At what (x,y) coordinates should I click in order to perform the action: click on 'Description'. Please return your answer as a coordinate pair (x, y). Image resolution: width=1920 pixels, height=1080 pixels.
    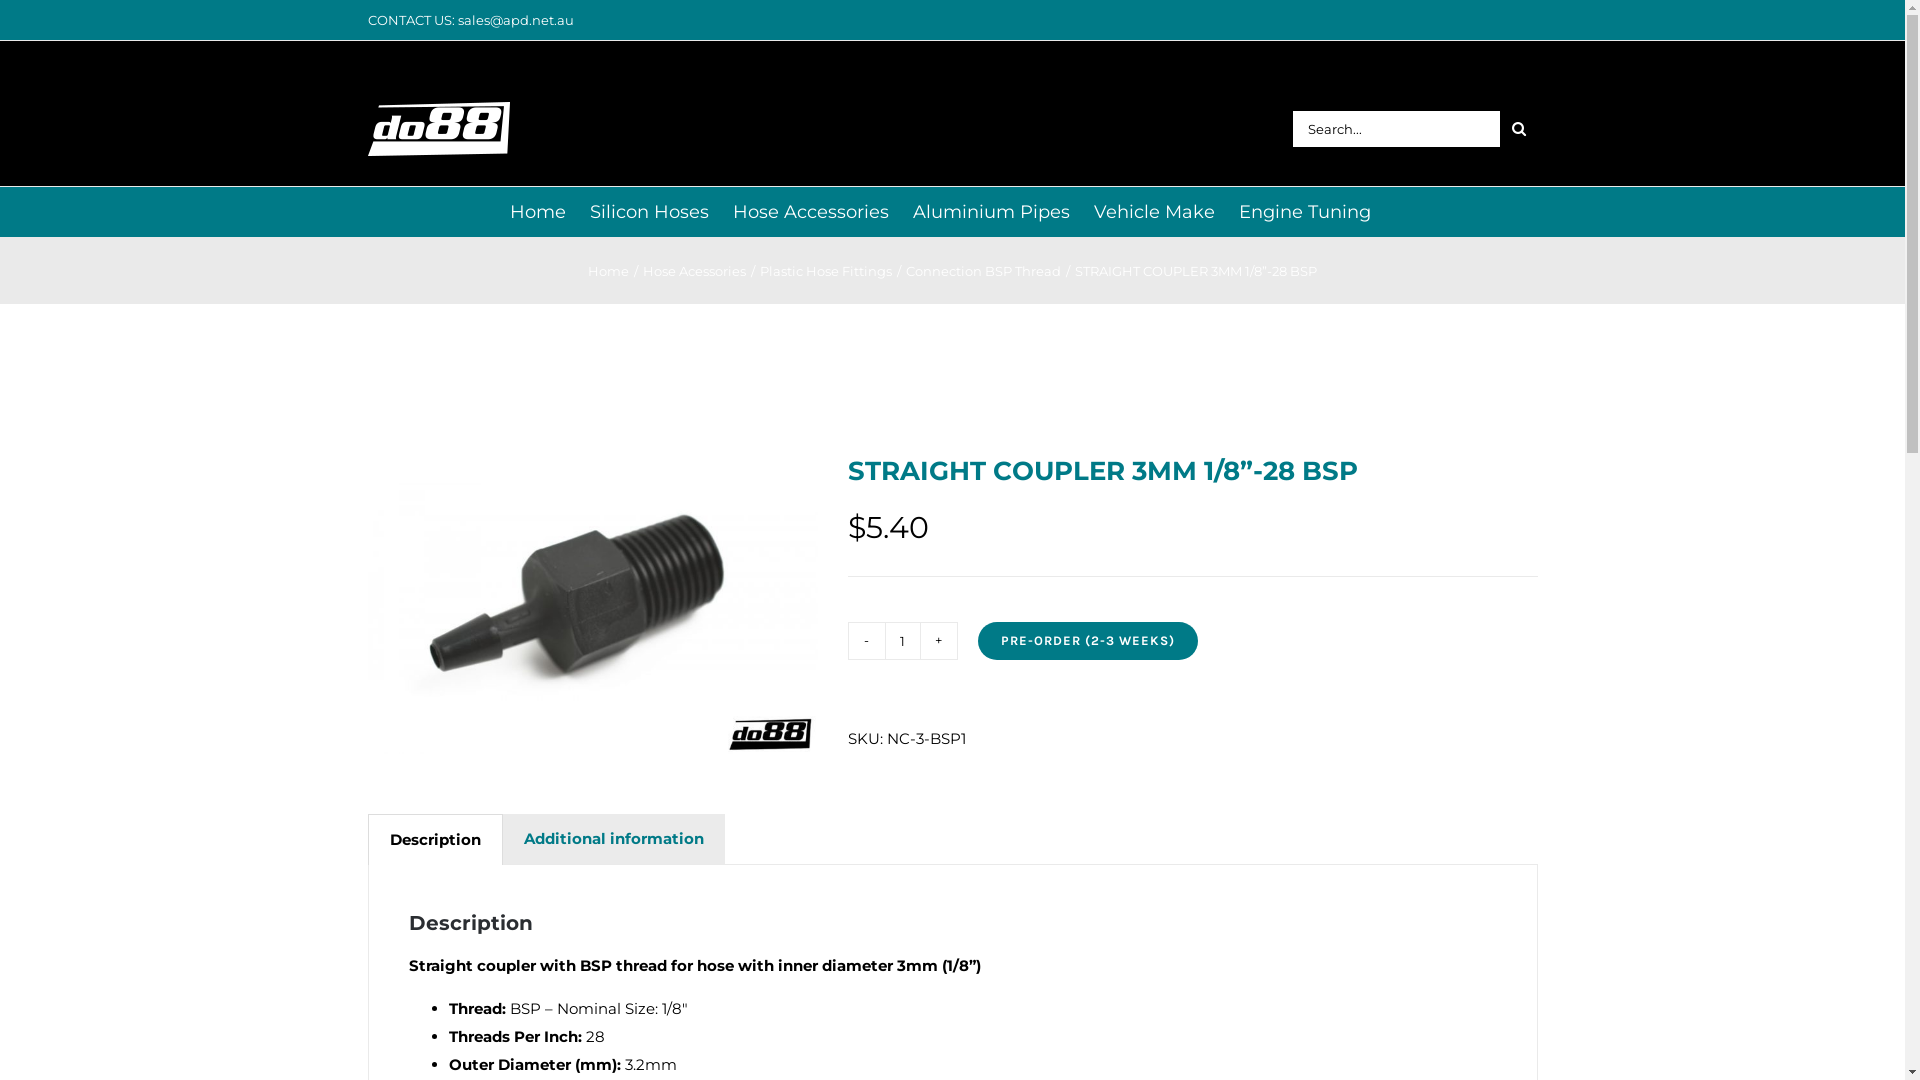
    Looking at the image, I should click on (433, 840).